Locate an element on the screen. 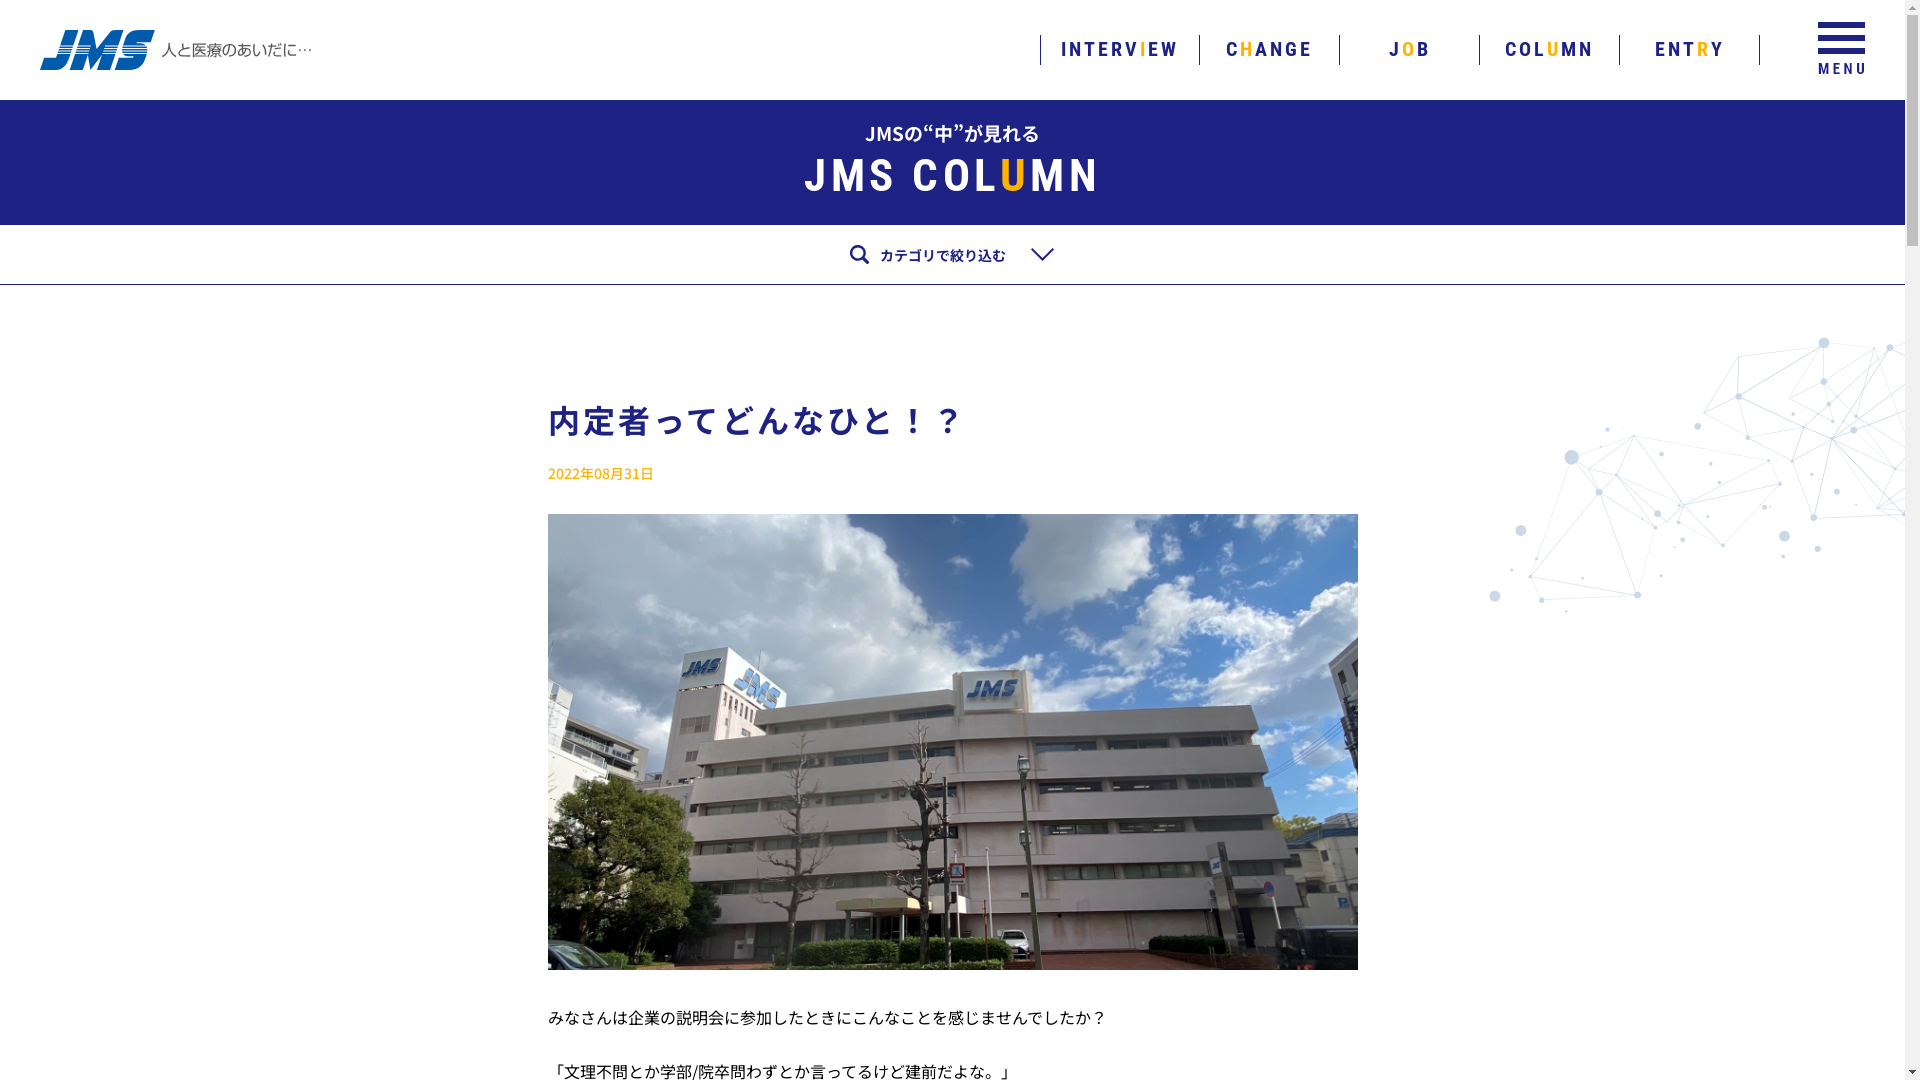 This screenshot has height=1080, width=1920. 'COLUMN' is located at coordinates (1505, 48).